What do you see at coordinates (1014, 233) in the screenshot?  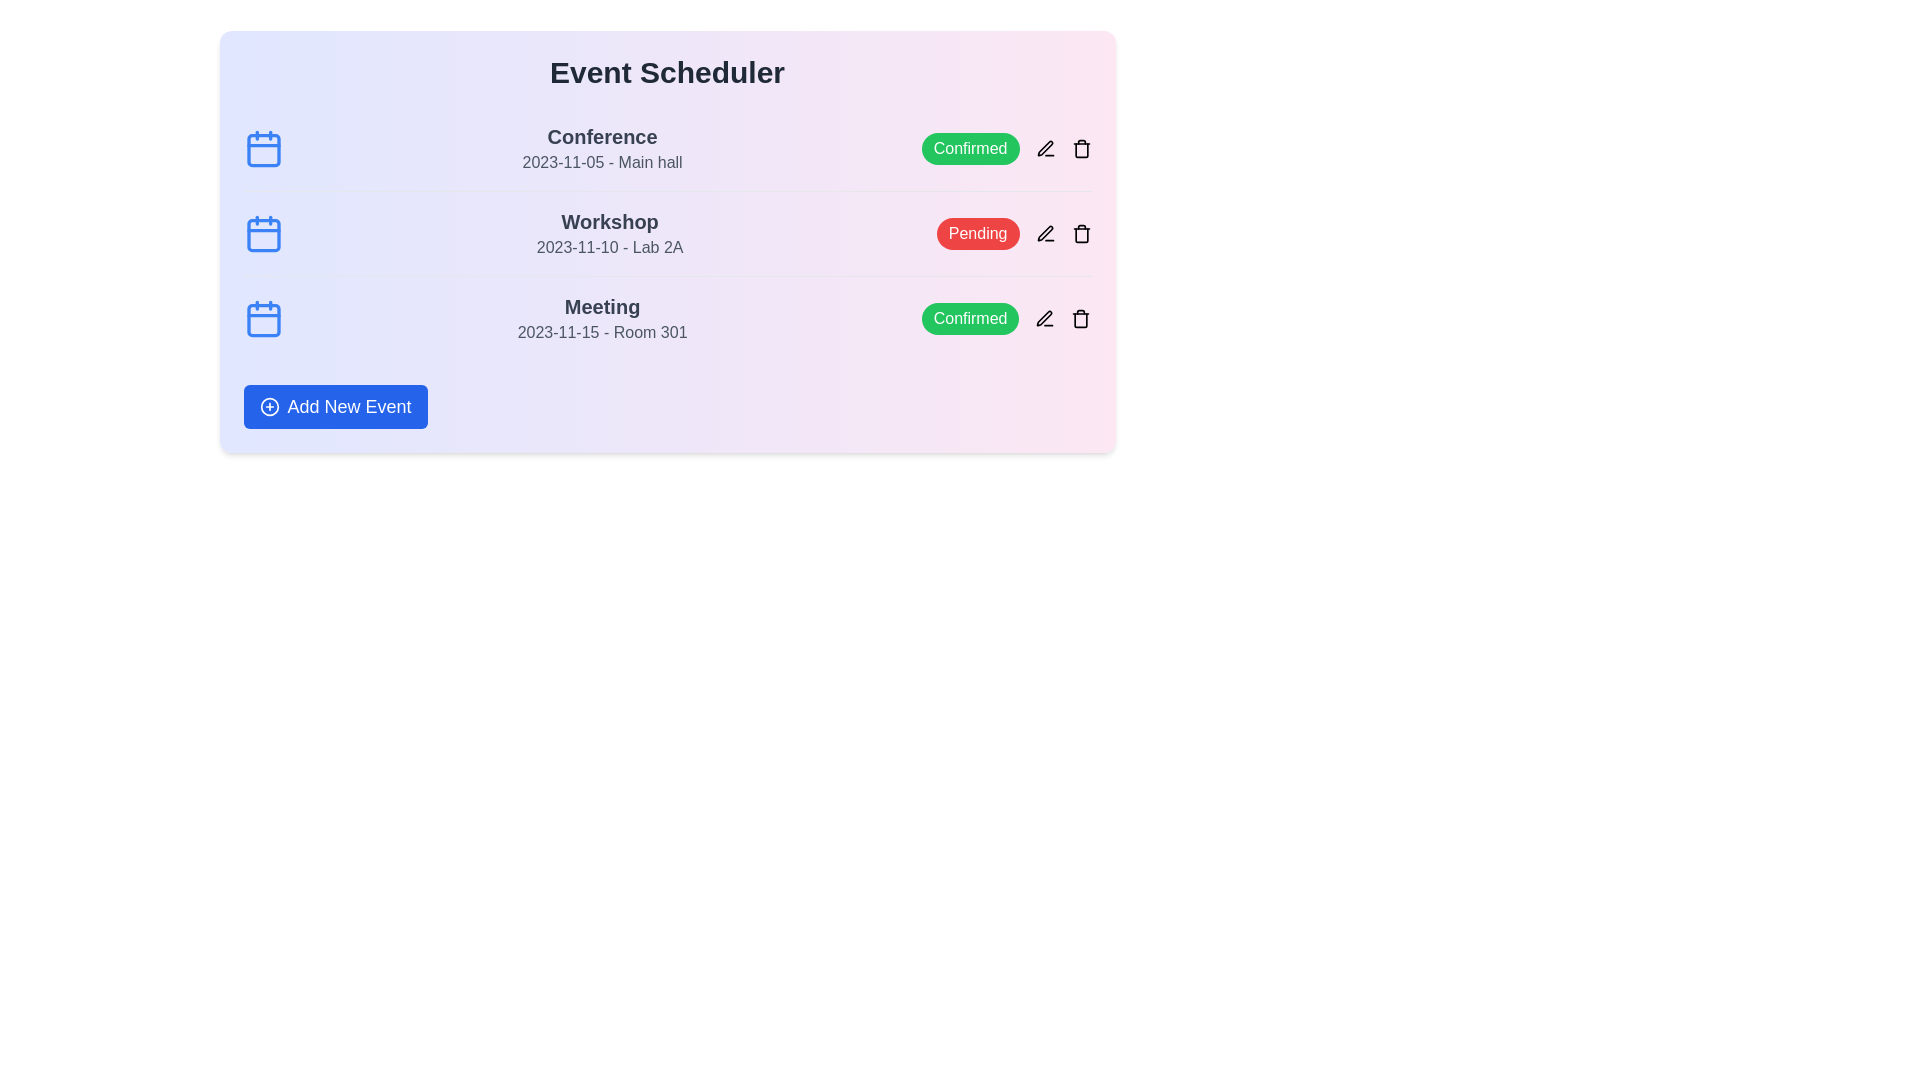 I see `the status indicator styled as a button for the 'Workshop' event in the 'Event Scheduler' section to visually indicate its pending status` at bounding box center [1014, 233].